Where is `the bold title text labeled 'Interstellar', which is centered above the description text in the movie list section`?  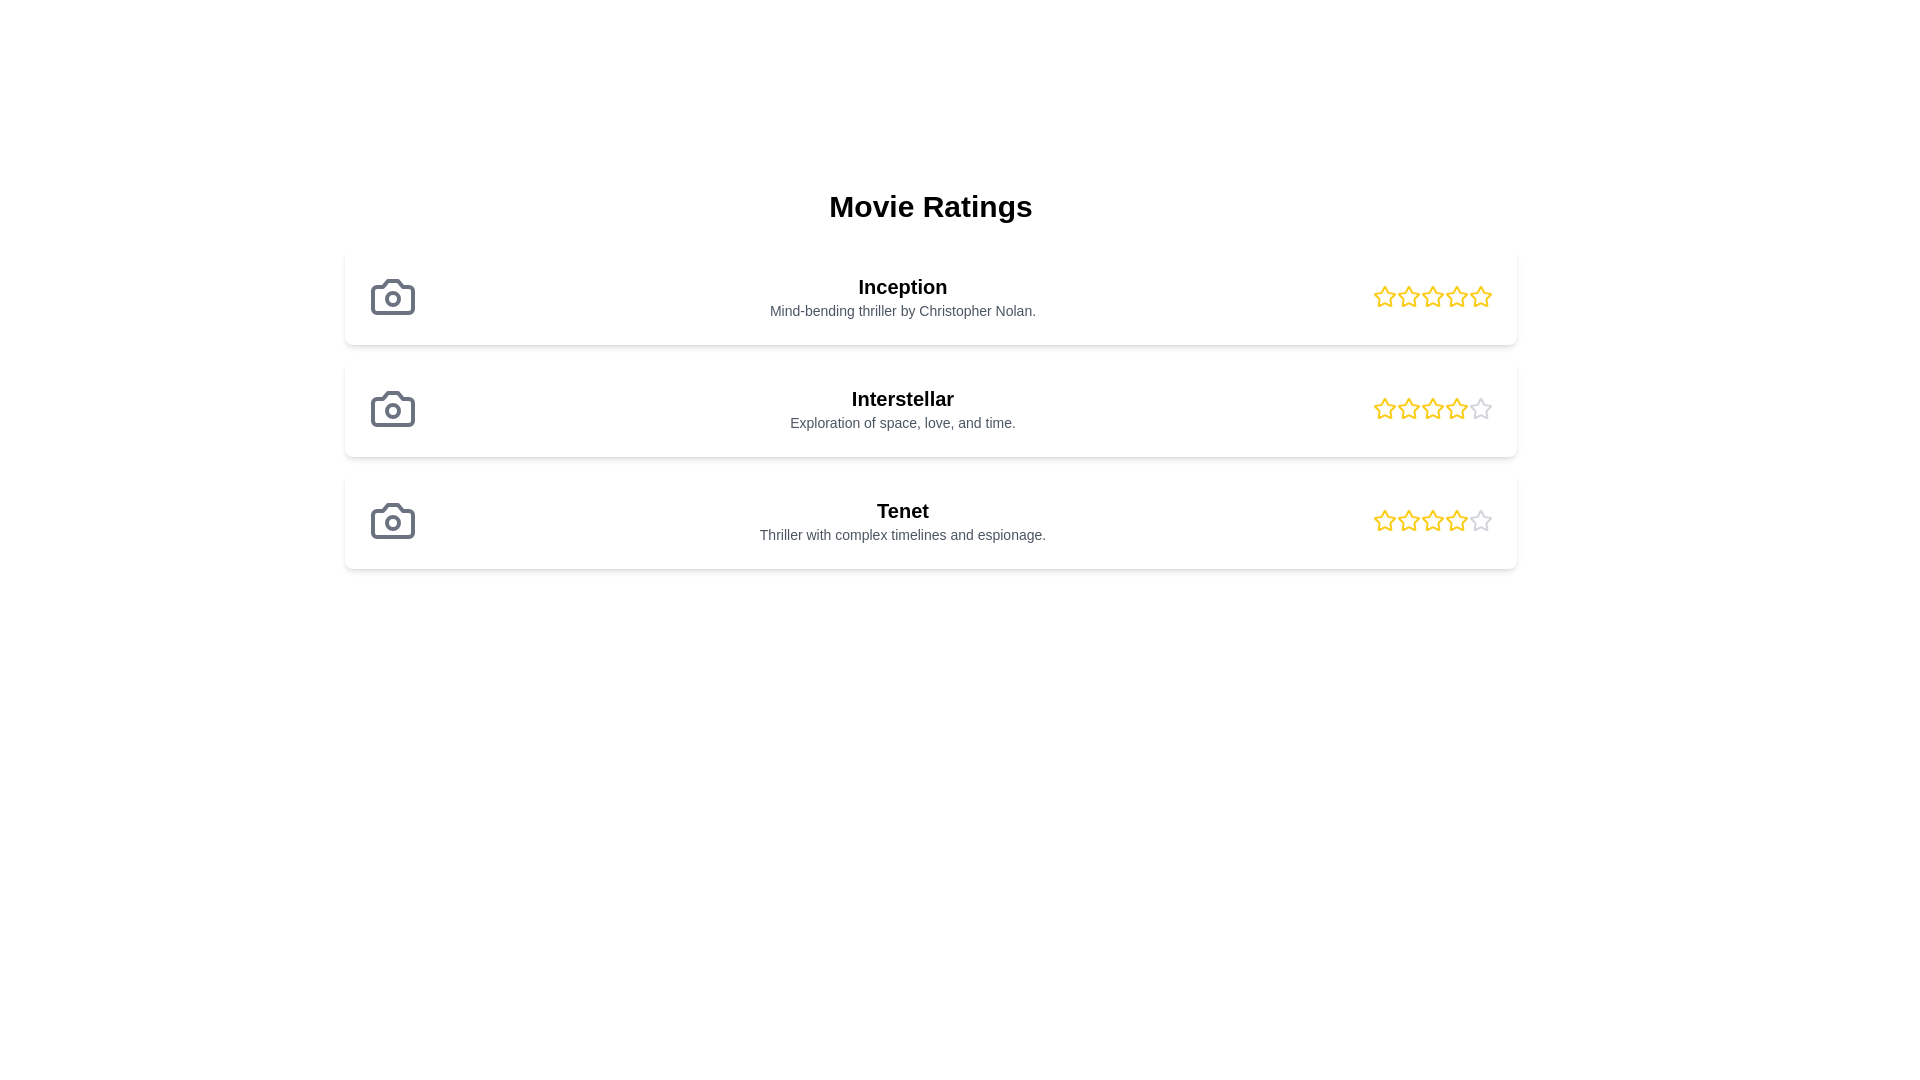
the bold title text labeled 'Interstellar', which is centered above the description text in the movie list section is located at coordinates (901, 398).